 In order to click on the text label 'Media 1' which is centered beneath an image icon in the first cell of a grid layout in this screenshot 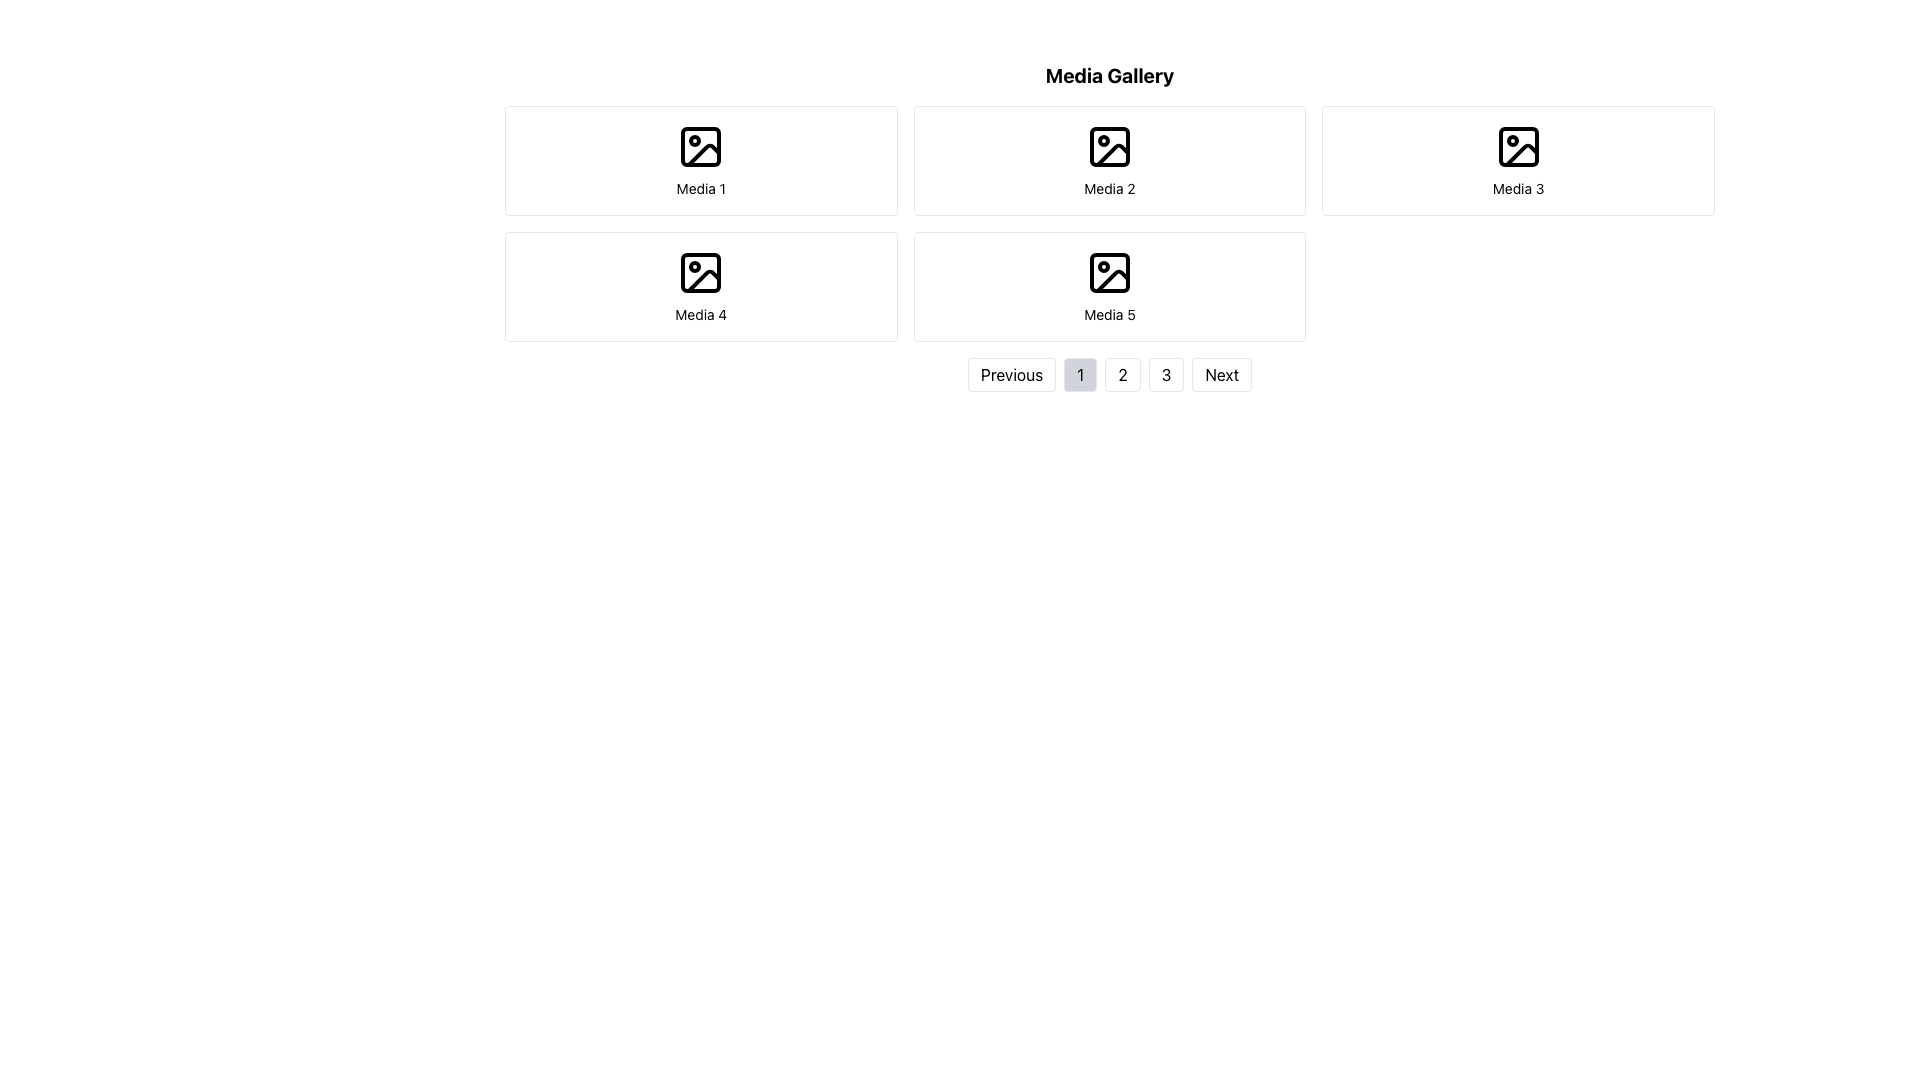, I will do `click(701, 189)`.